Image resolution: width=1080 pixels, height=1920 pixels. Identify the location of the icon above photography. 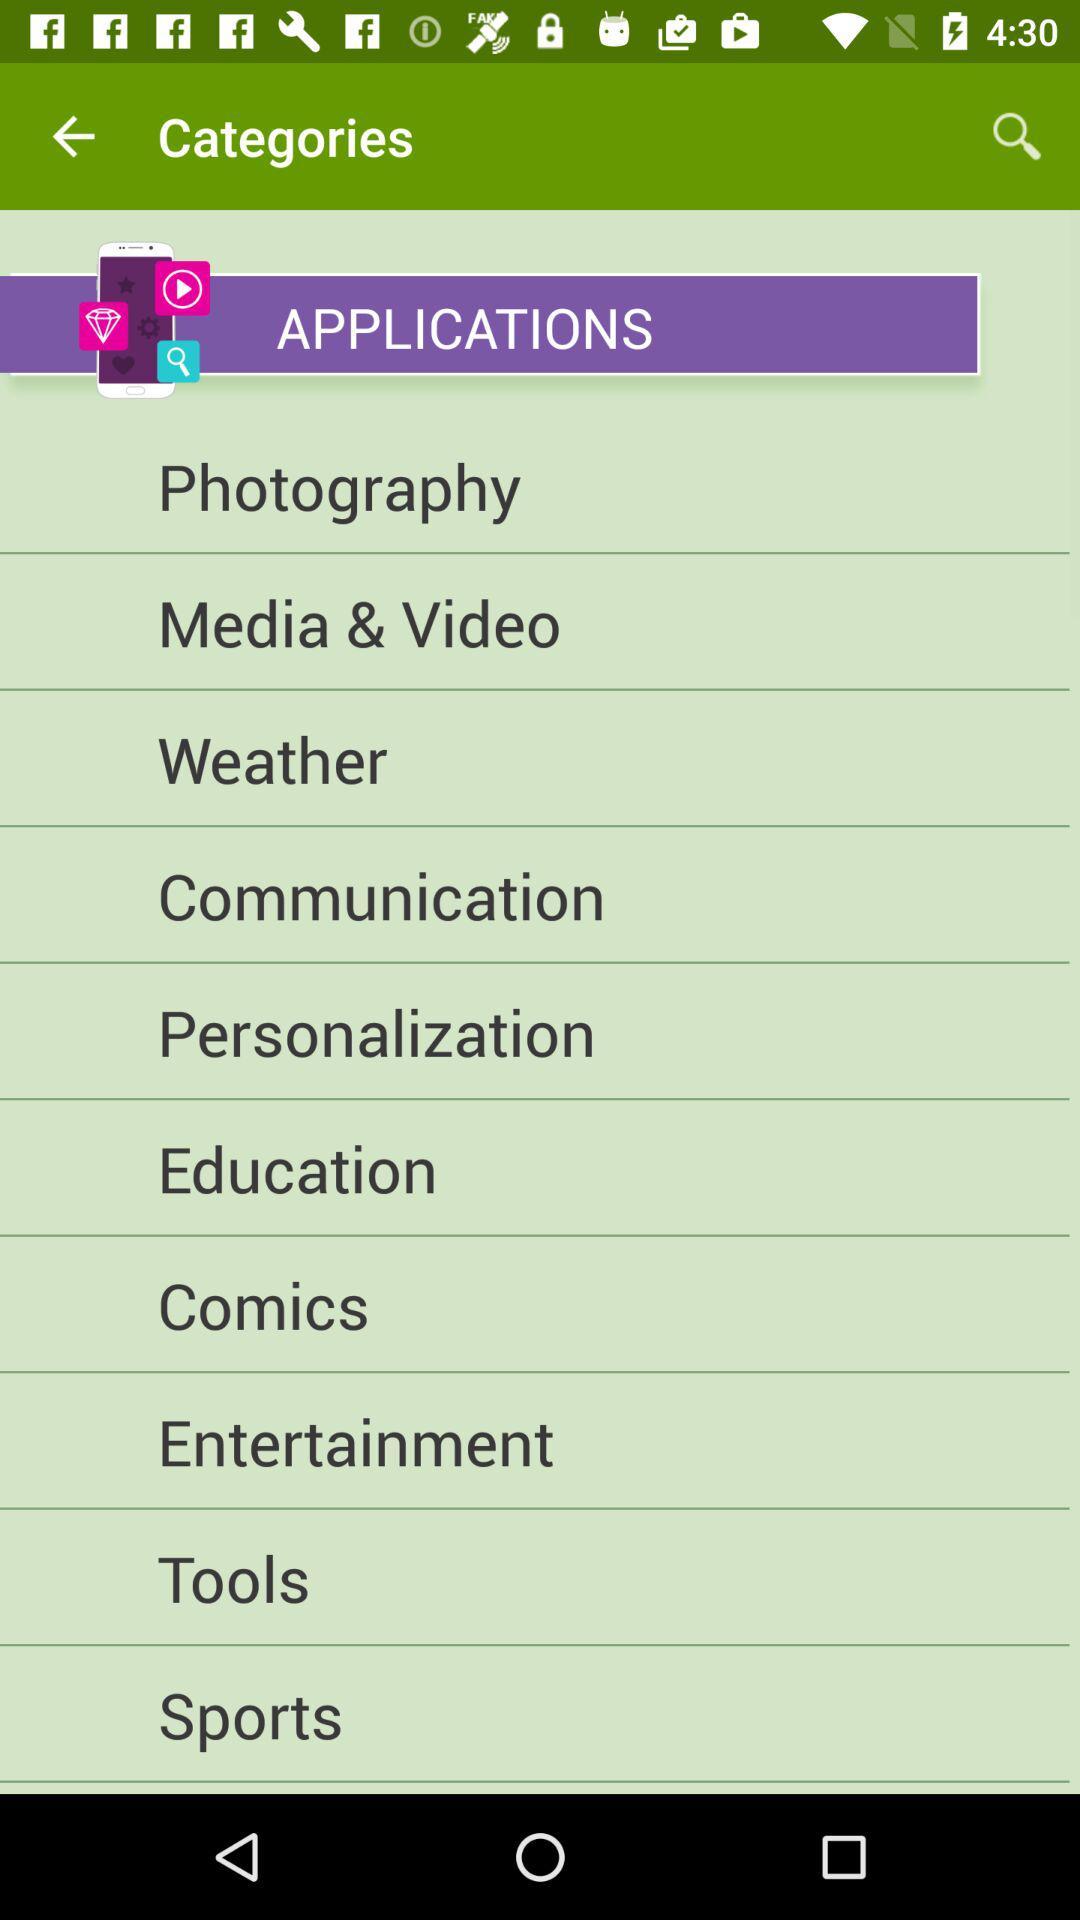
(488, 324).